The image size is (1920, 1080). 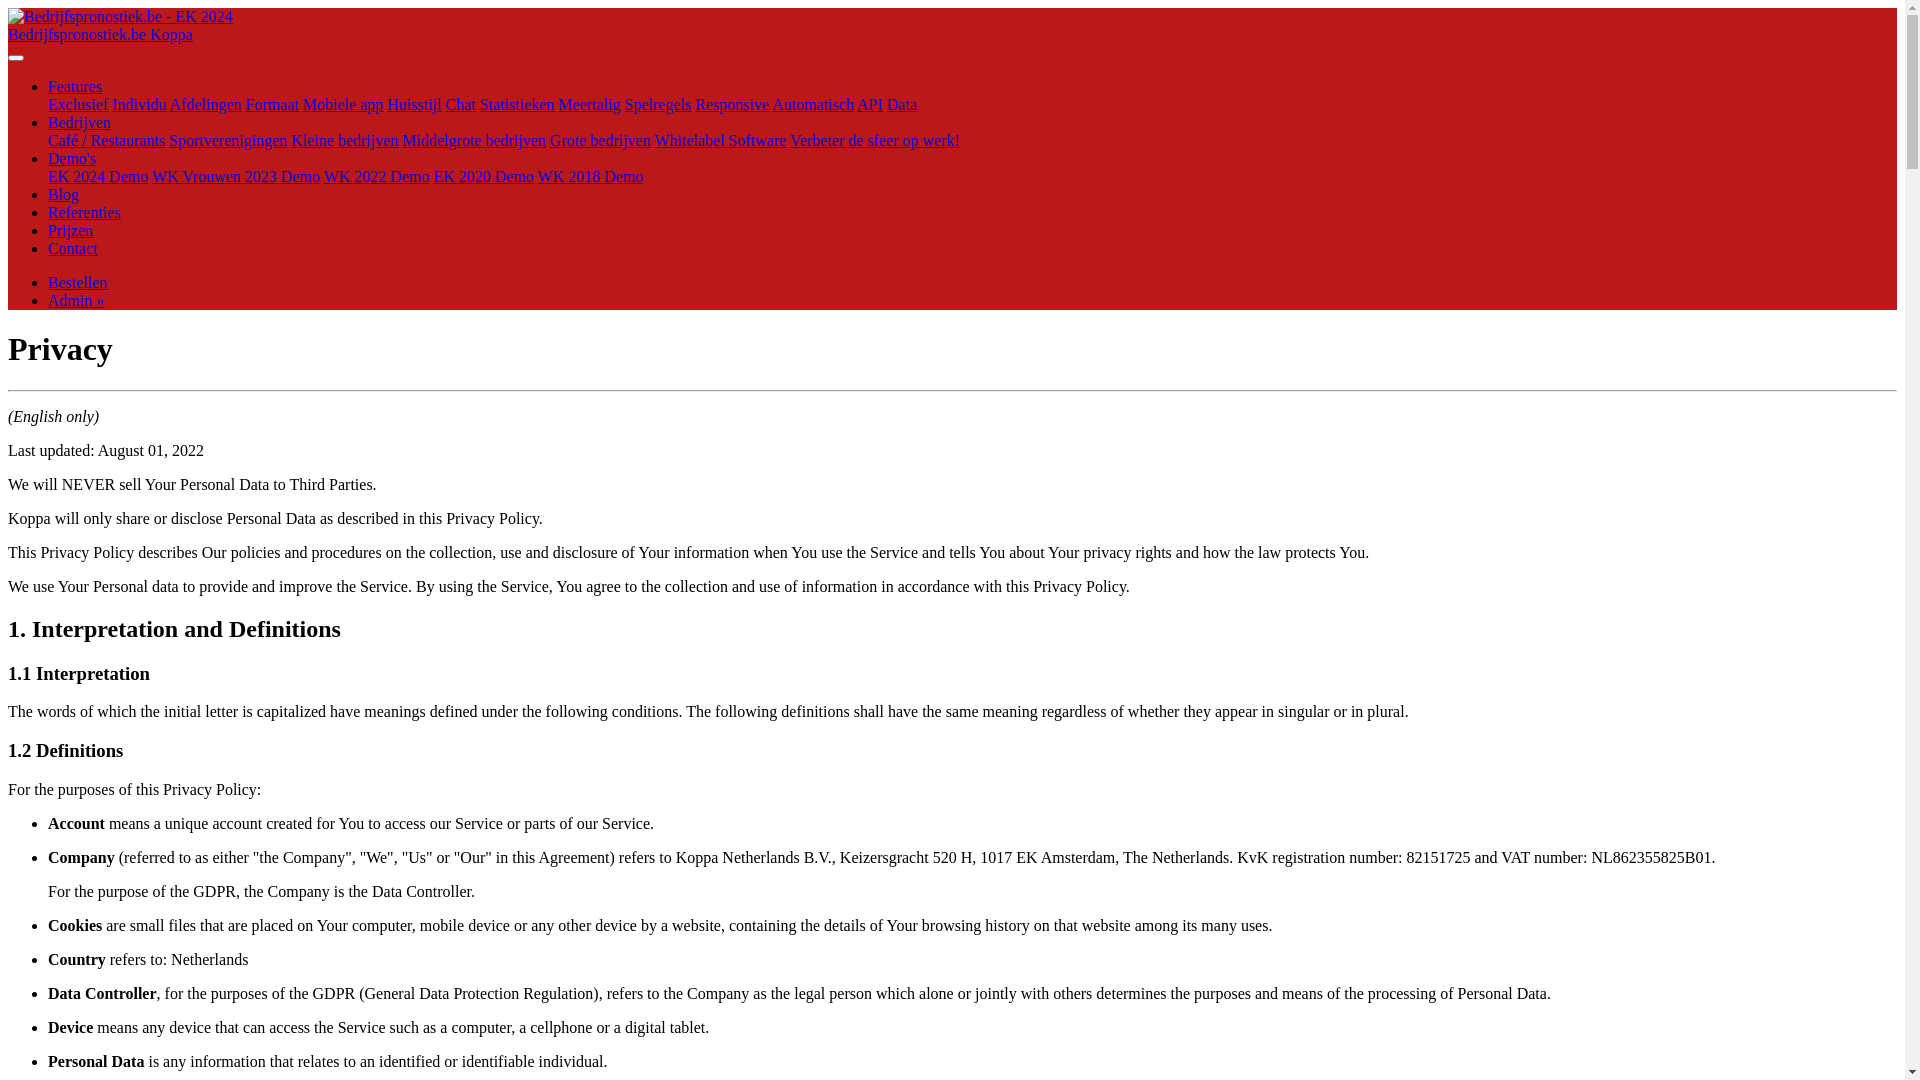 I want to click on 'Chat', so click(x=445, y=104).